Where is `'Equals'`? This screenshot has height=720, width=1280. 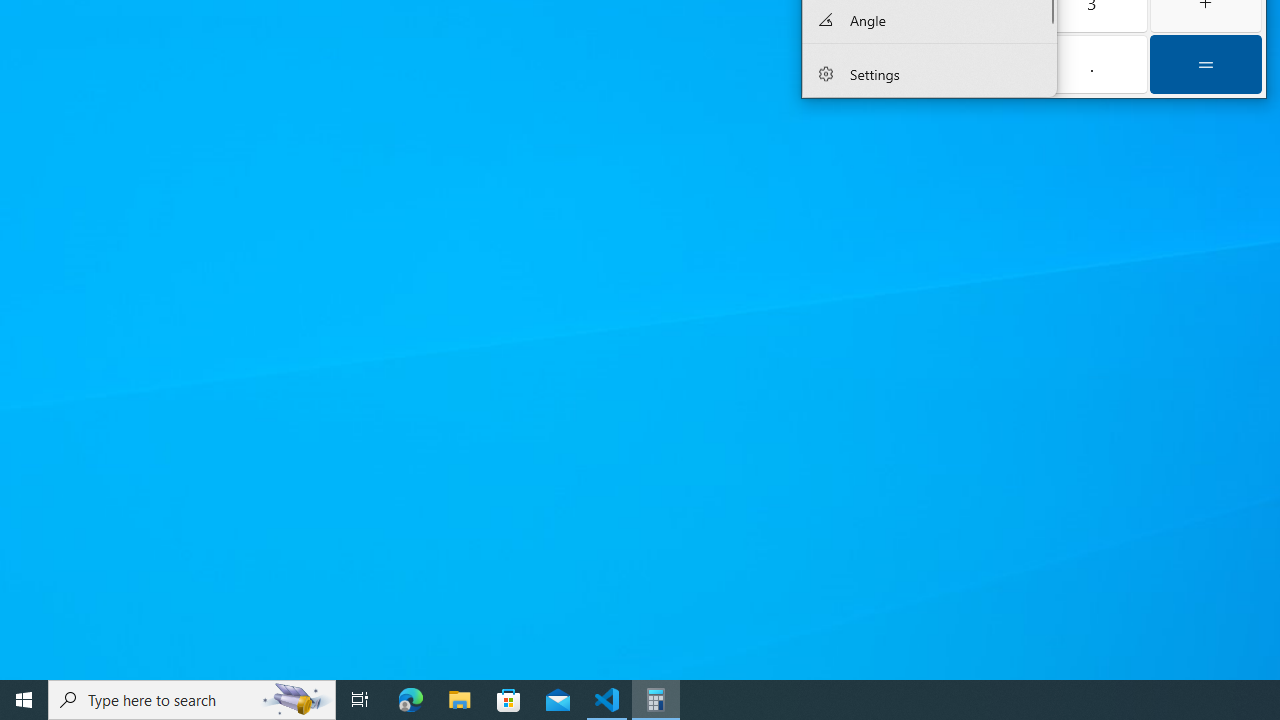 'Equals' is located at coordinates (1204, 63).